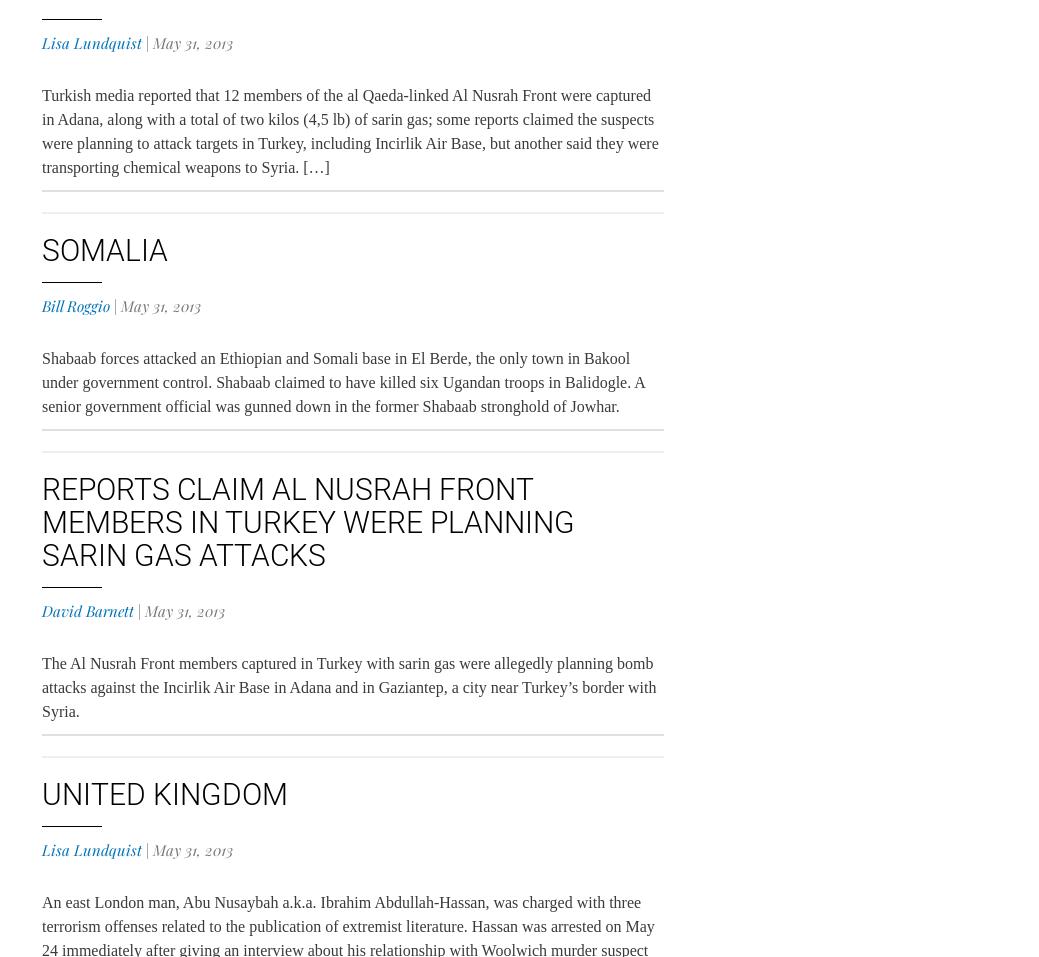  Describe the element at coordinates (87, 610) in the screenshot. I see `'David Barnett'` at that location.